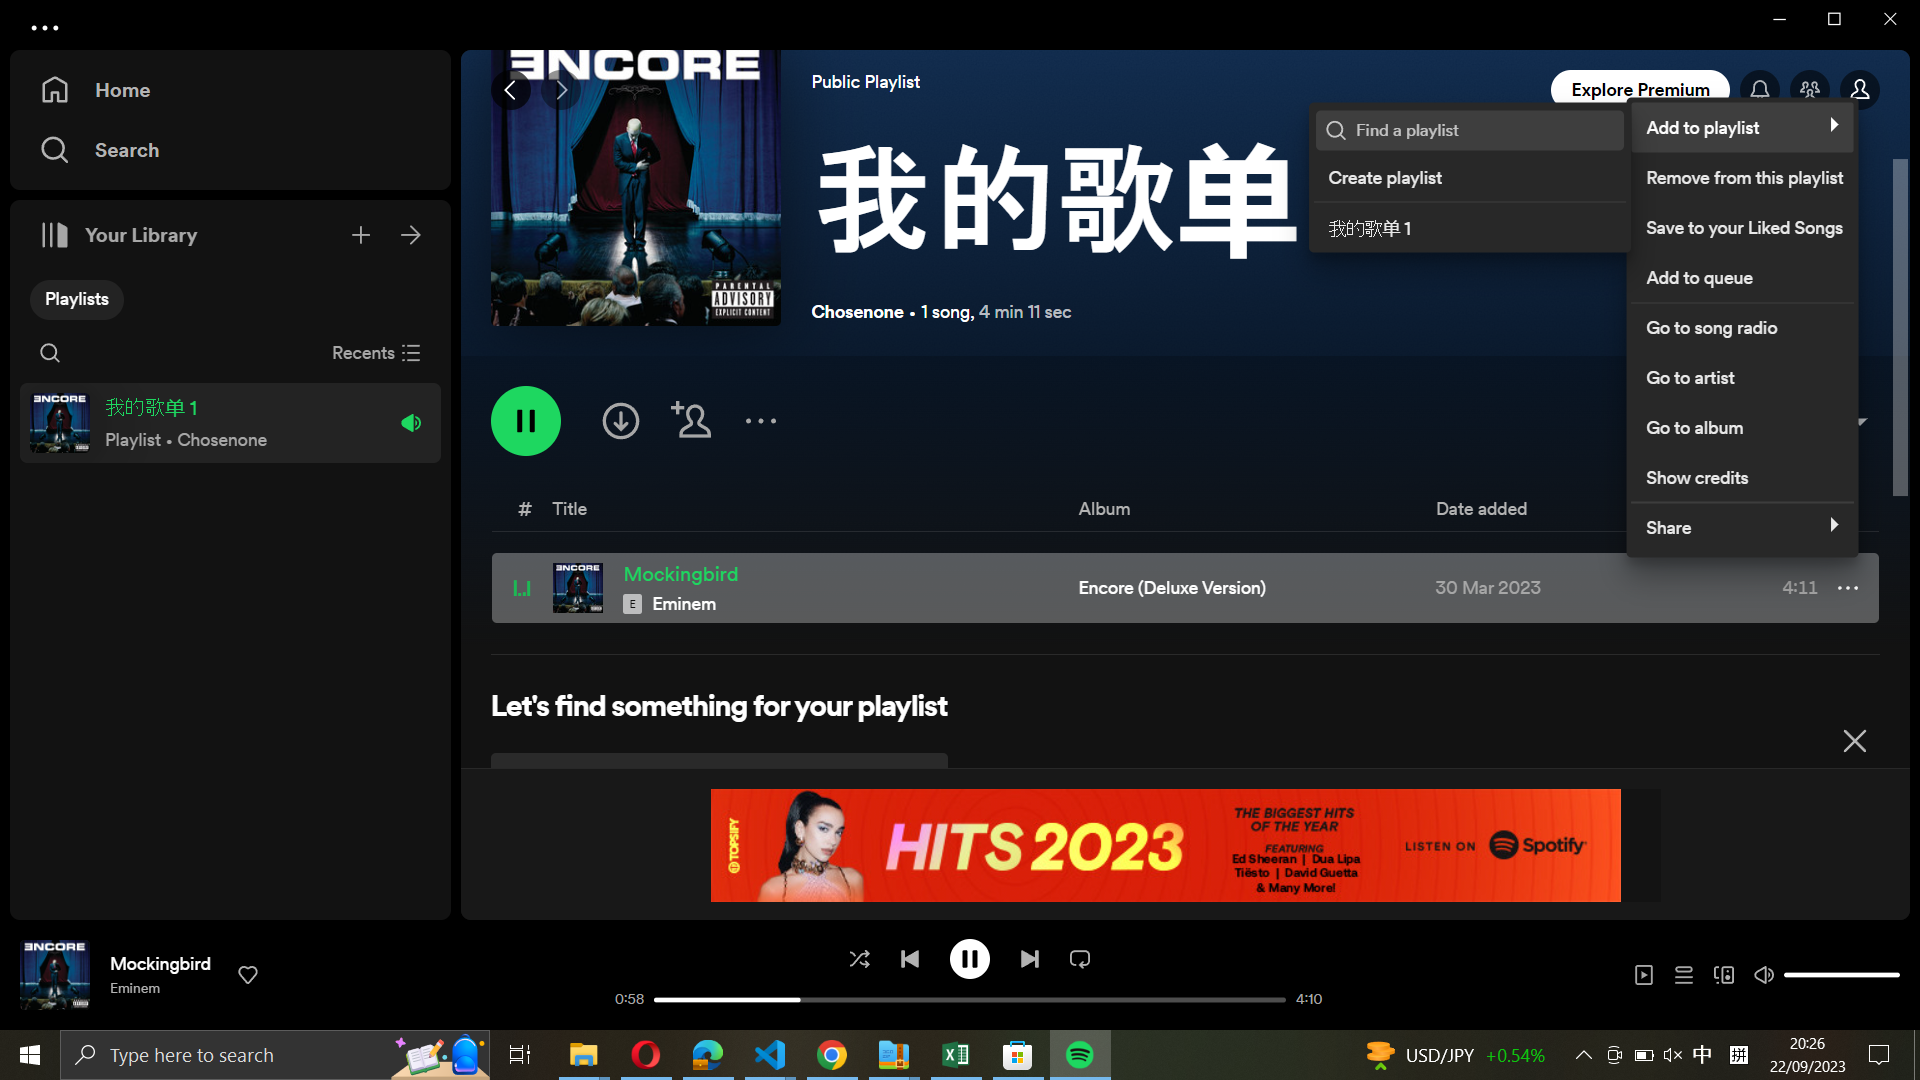  What do you see at coordinates (1028, 956) in the screenshot?
I see `the song completion` at bounding box center [1028, 956].